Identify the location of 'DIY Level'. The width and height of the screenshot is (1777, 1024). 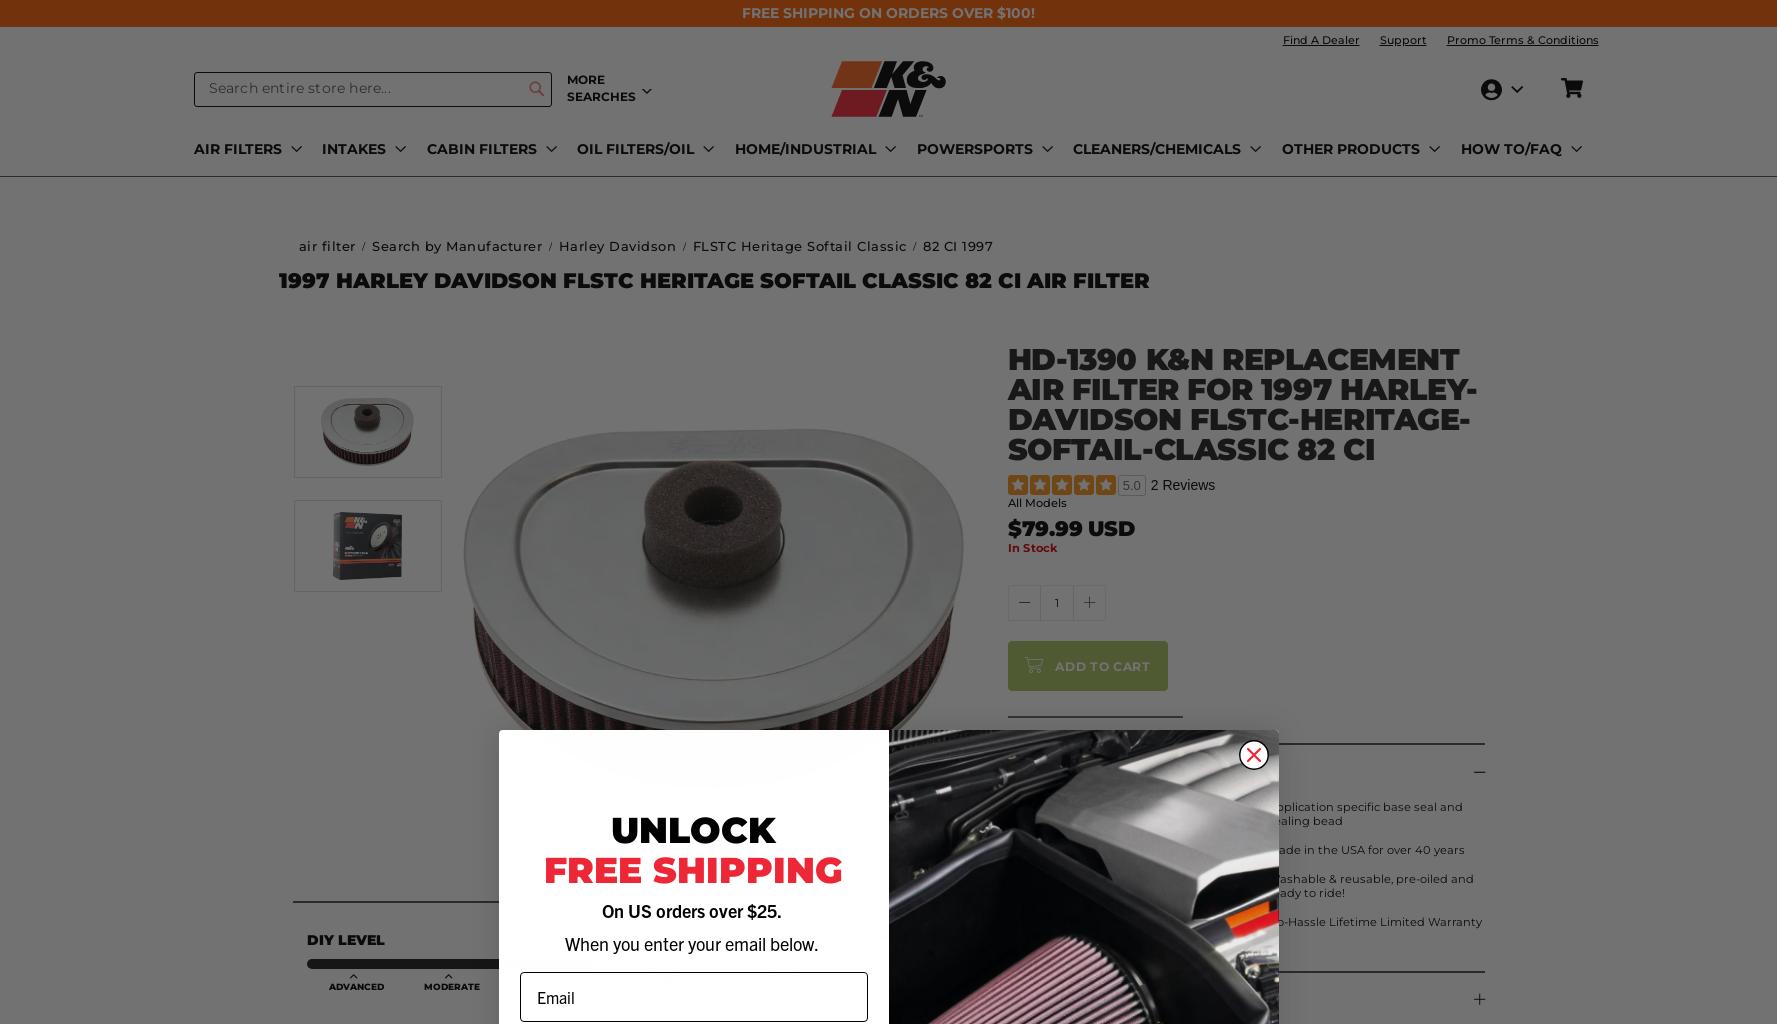
(304, 939).